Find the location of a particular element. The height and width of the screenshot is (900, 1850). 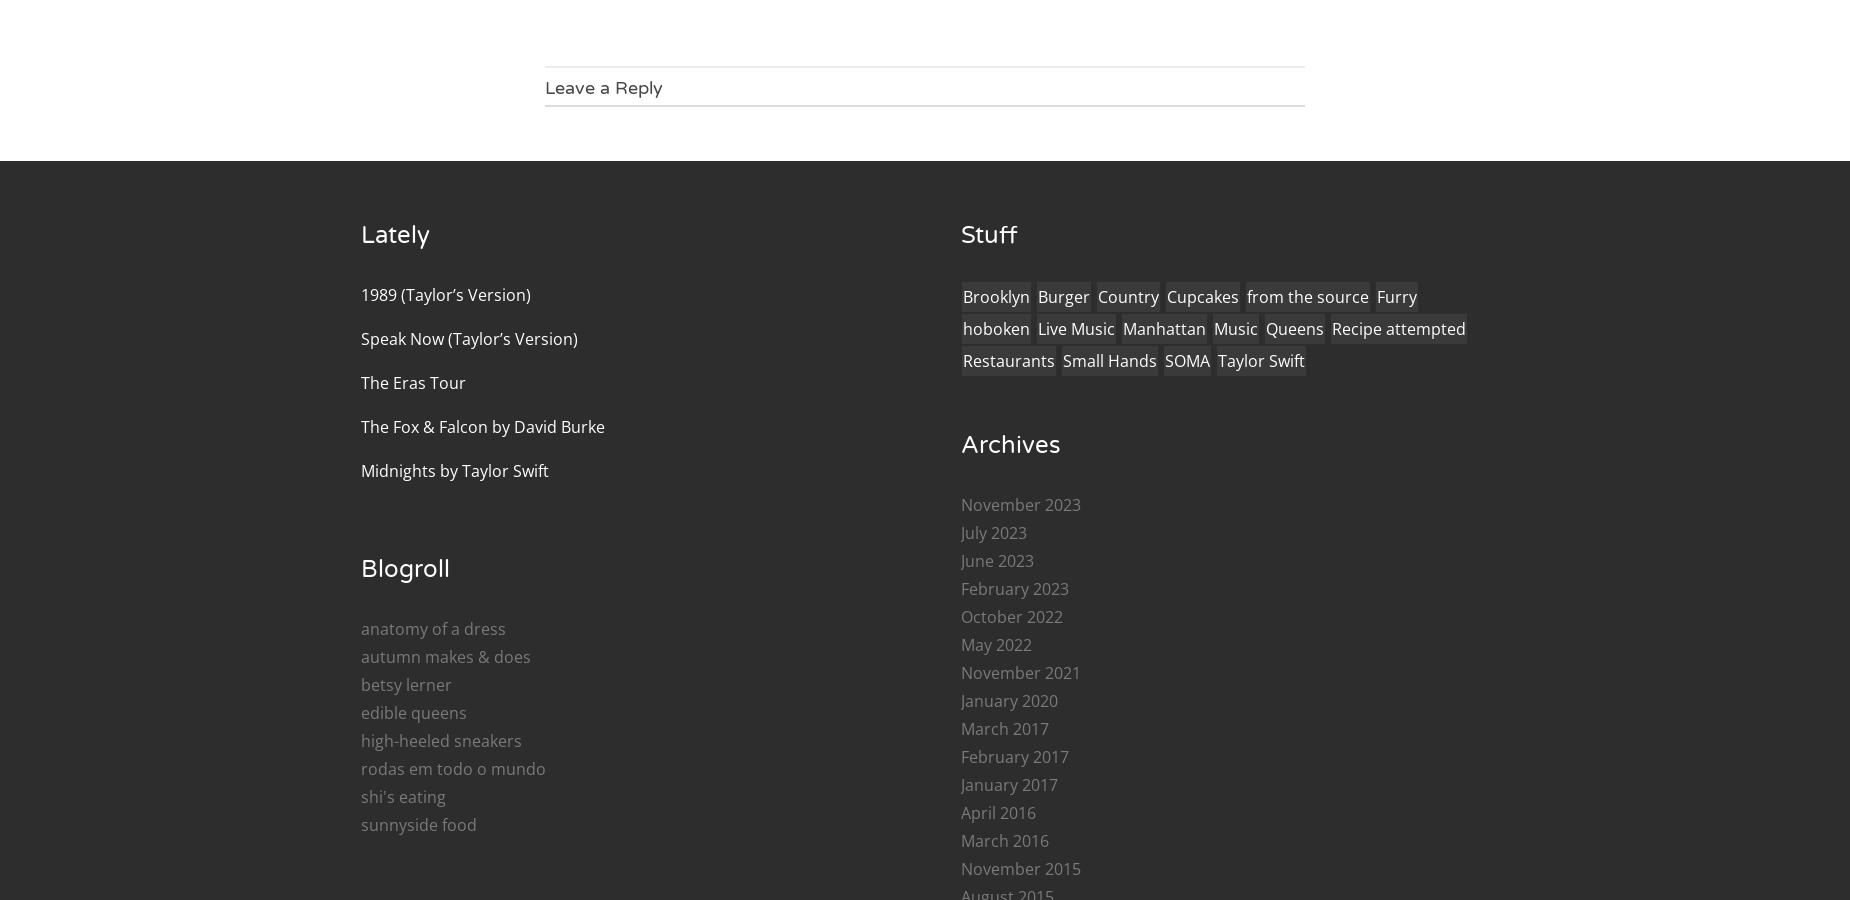

'sunnyside food' is located at coordinates (418, 824).